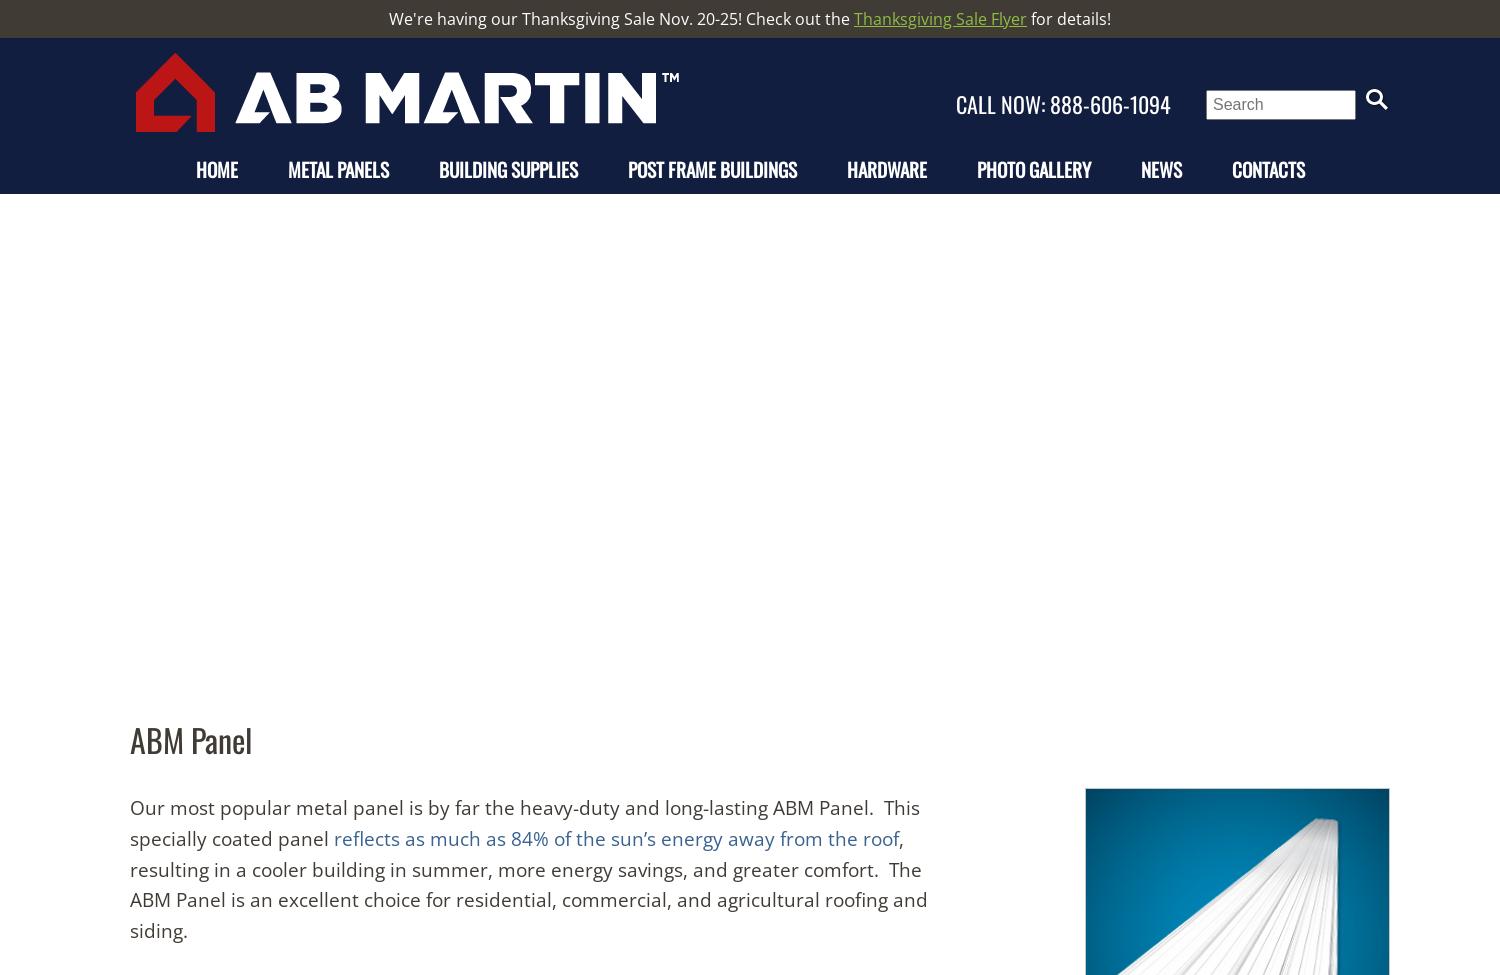  I want to click on 'Call Now: 888-606-1094', so click(1065, 103).